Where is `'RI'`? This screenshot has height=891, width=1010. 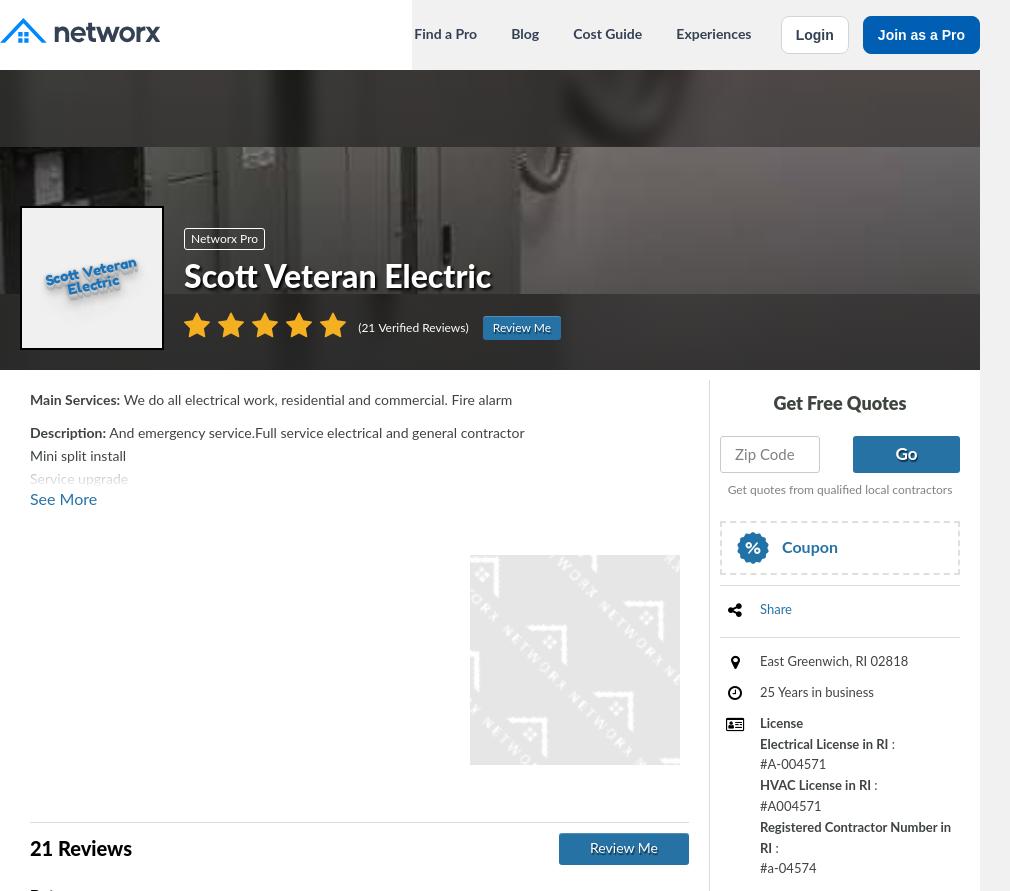 'RI' is located at coordinates (861, 661).